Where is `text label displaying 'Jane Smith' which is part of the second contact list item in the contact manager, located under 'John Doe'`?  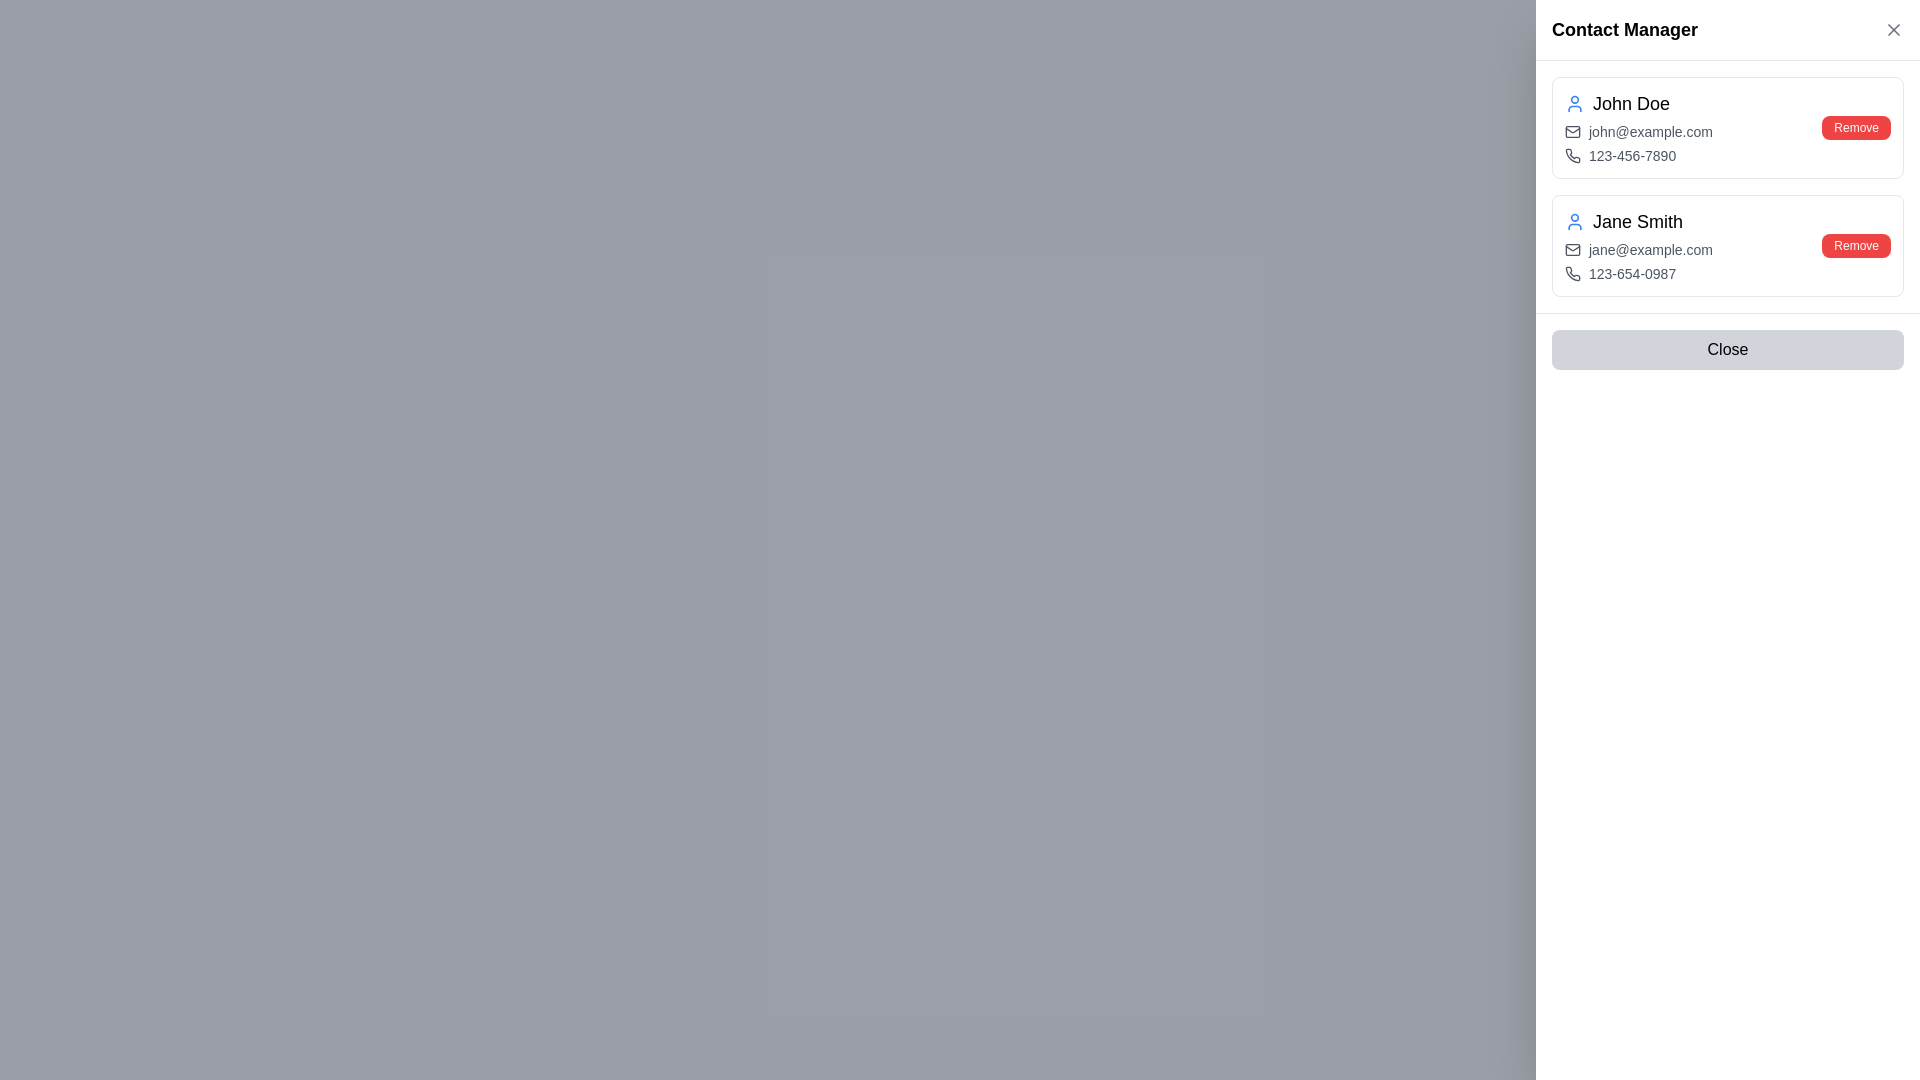 text label displaying 'Jane Smith' which is part of the second contact list item in the contact manager, located under 'John Doe' is located at coordinates (1638, 222).